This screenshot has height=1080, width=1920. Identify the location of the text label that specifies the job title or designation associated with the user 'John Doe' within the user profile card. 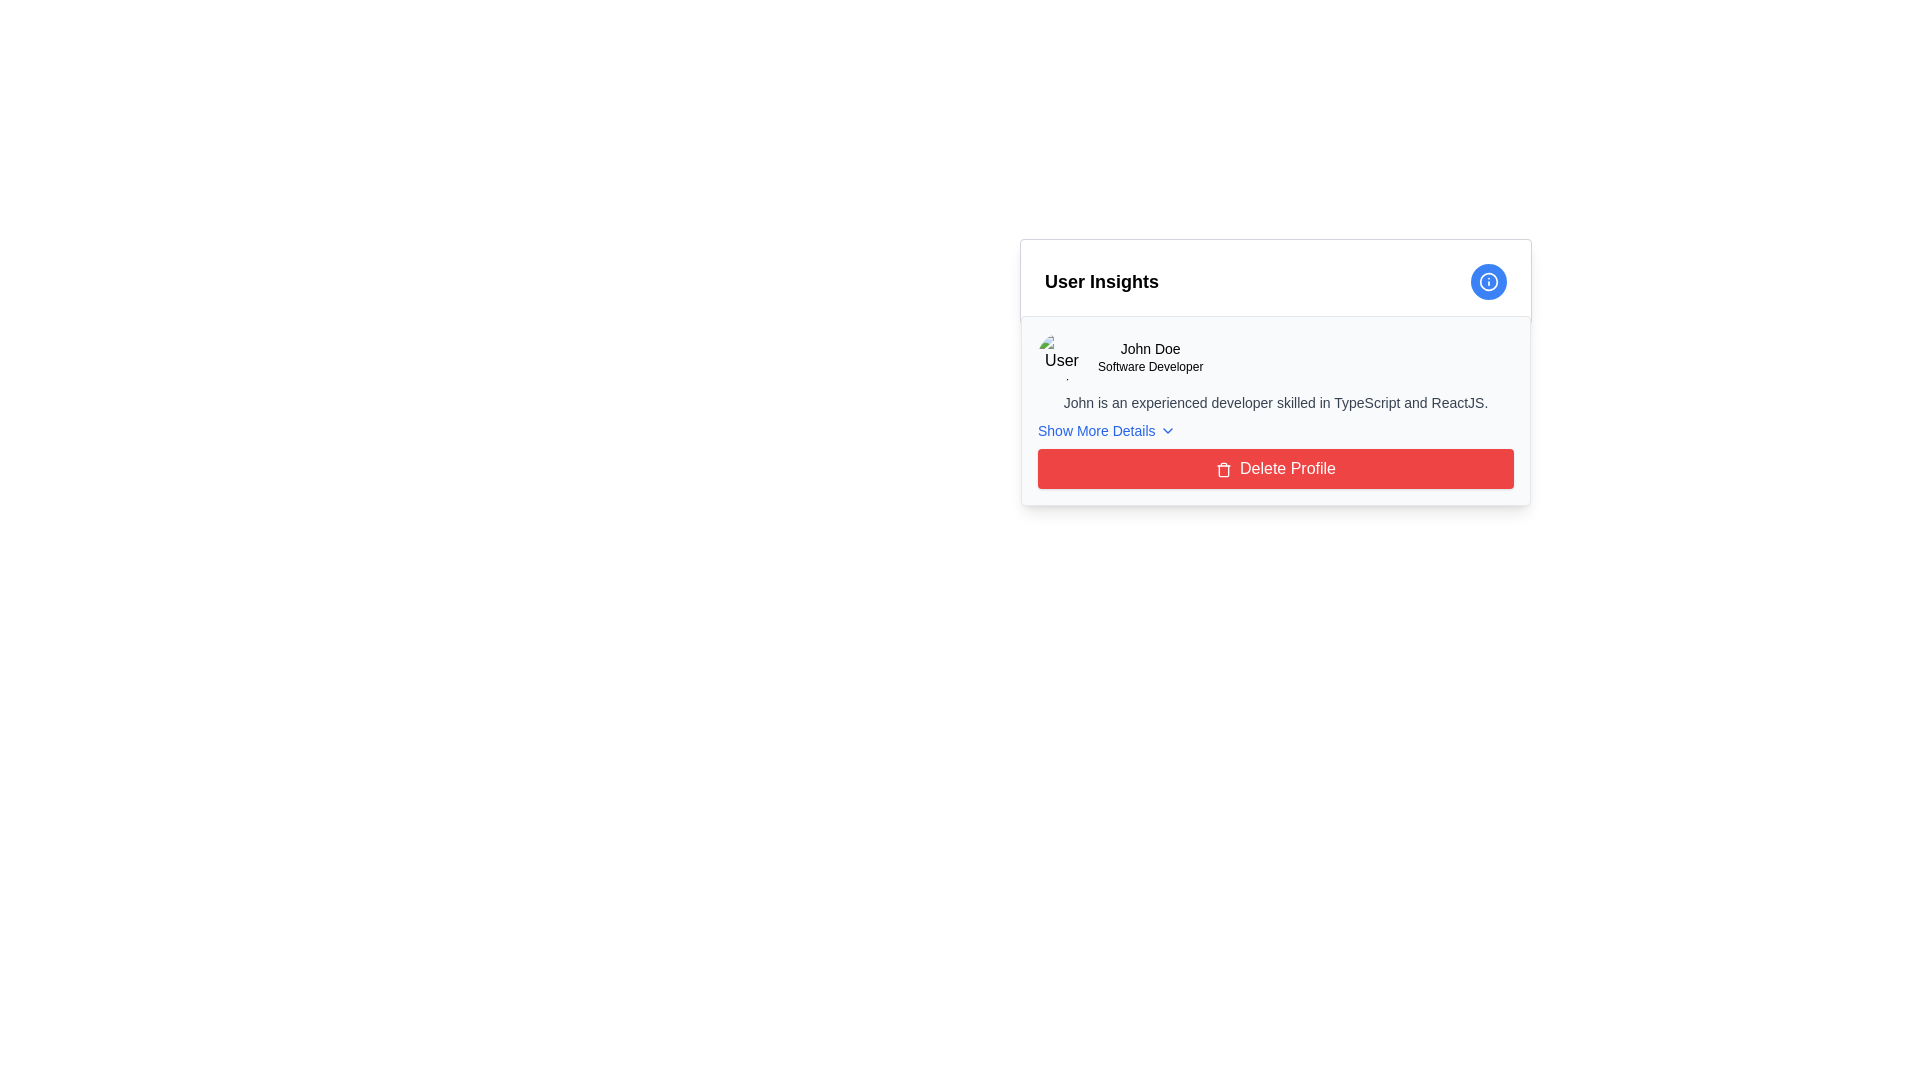
(1150, 366).